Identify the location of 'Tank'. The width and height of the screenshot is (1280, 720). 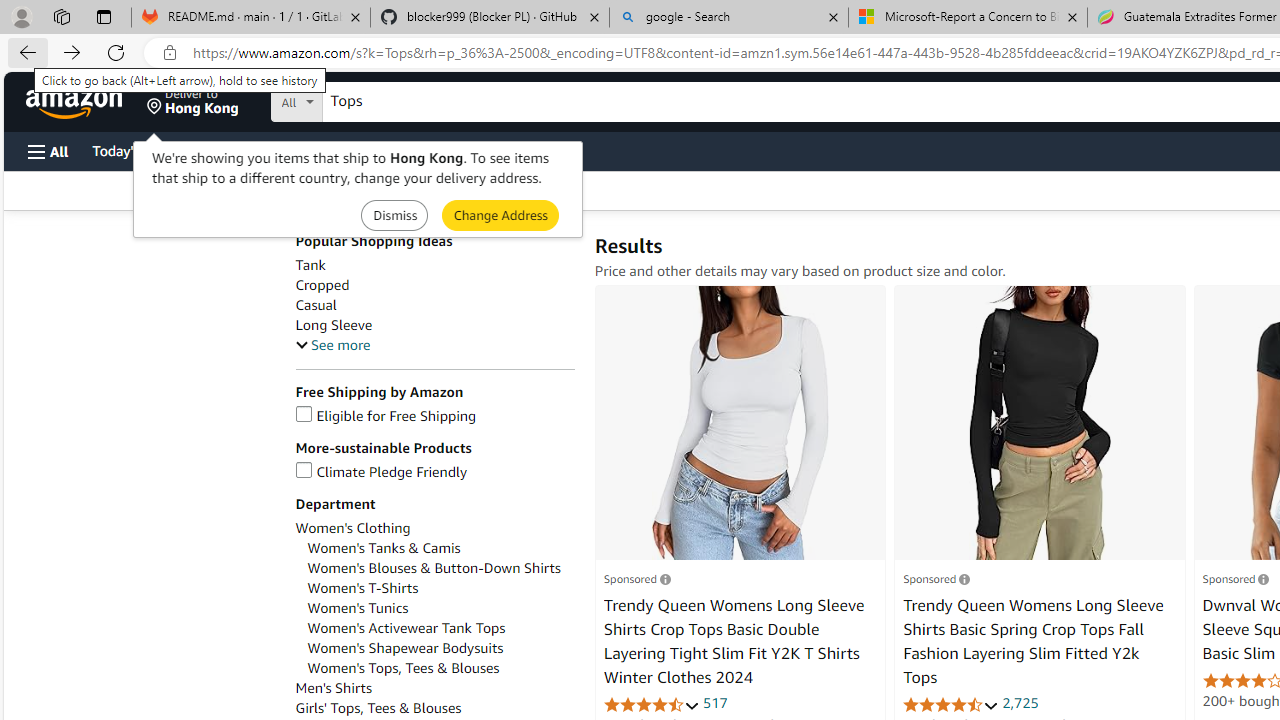
(433, 264).